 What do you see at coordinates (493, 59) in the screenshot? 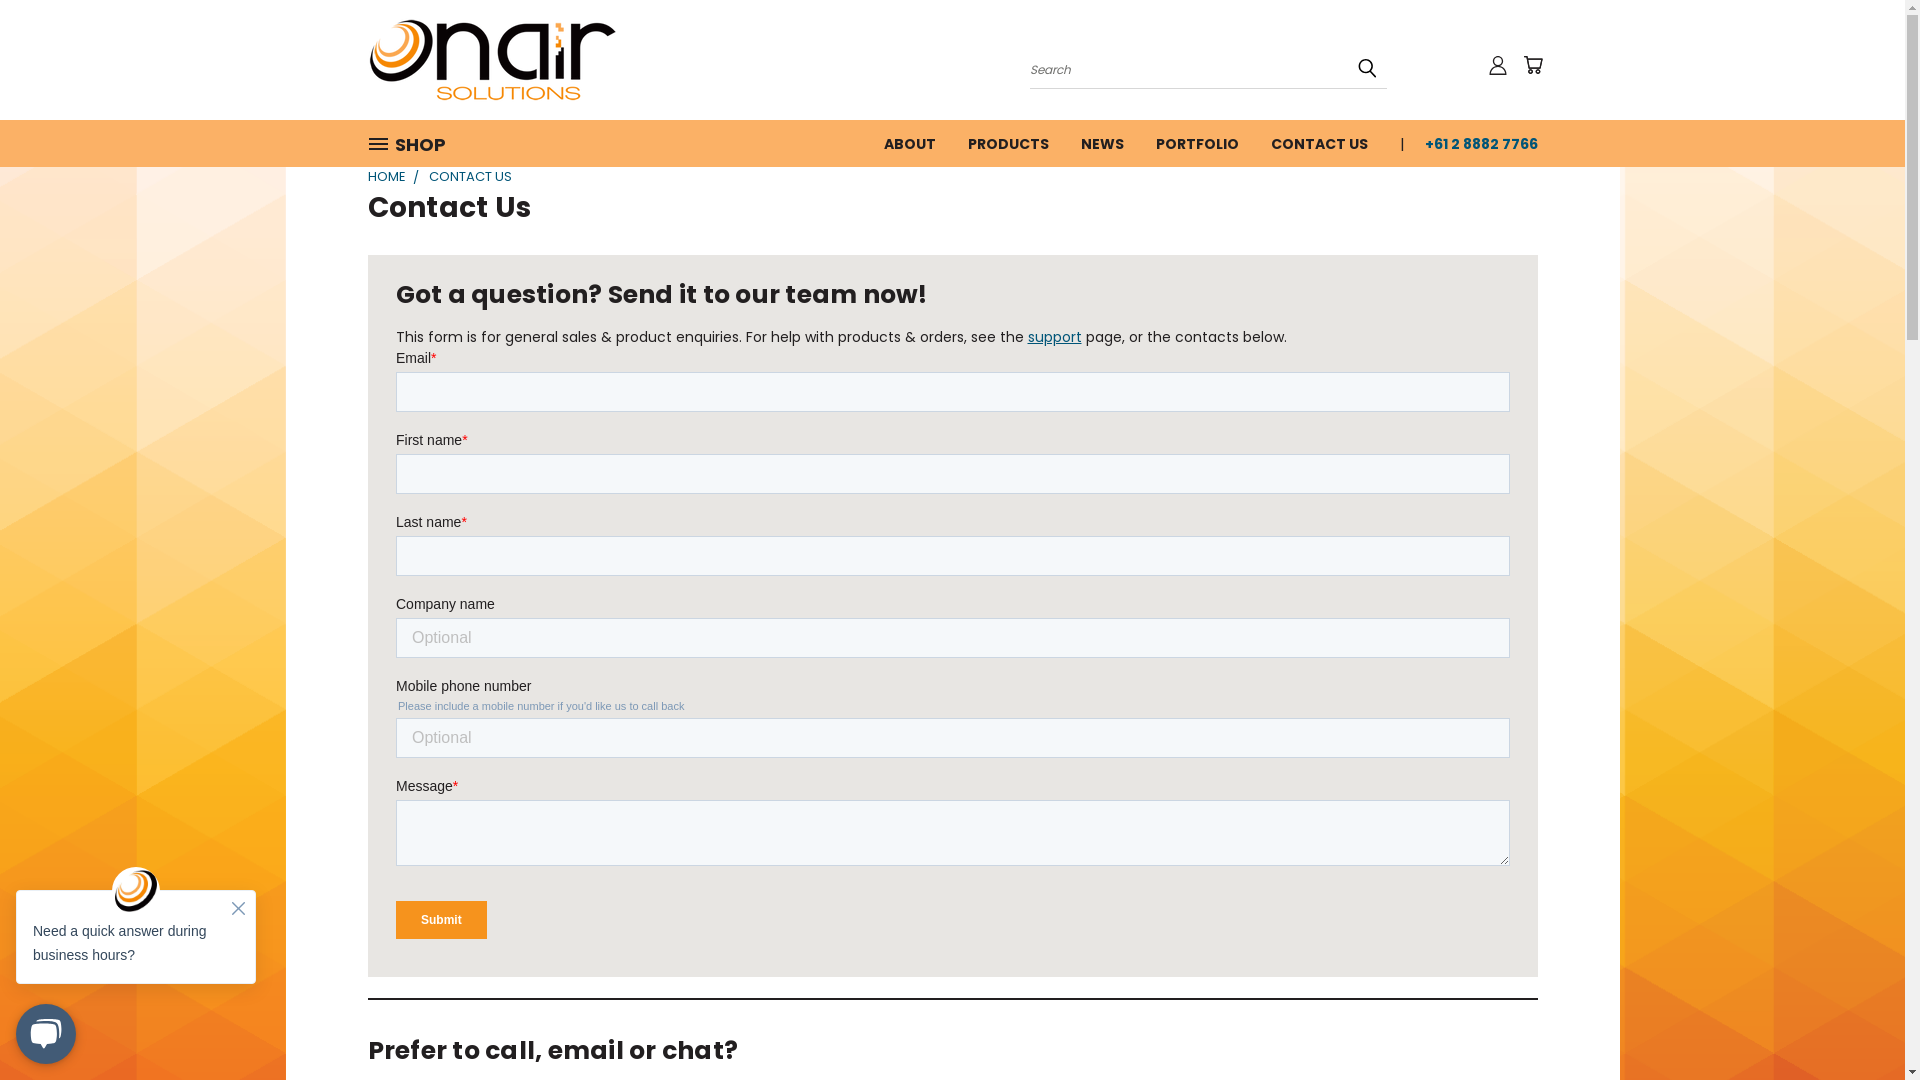
I see `'OnAir Solutions'` at bounding box center [493, 59].